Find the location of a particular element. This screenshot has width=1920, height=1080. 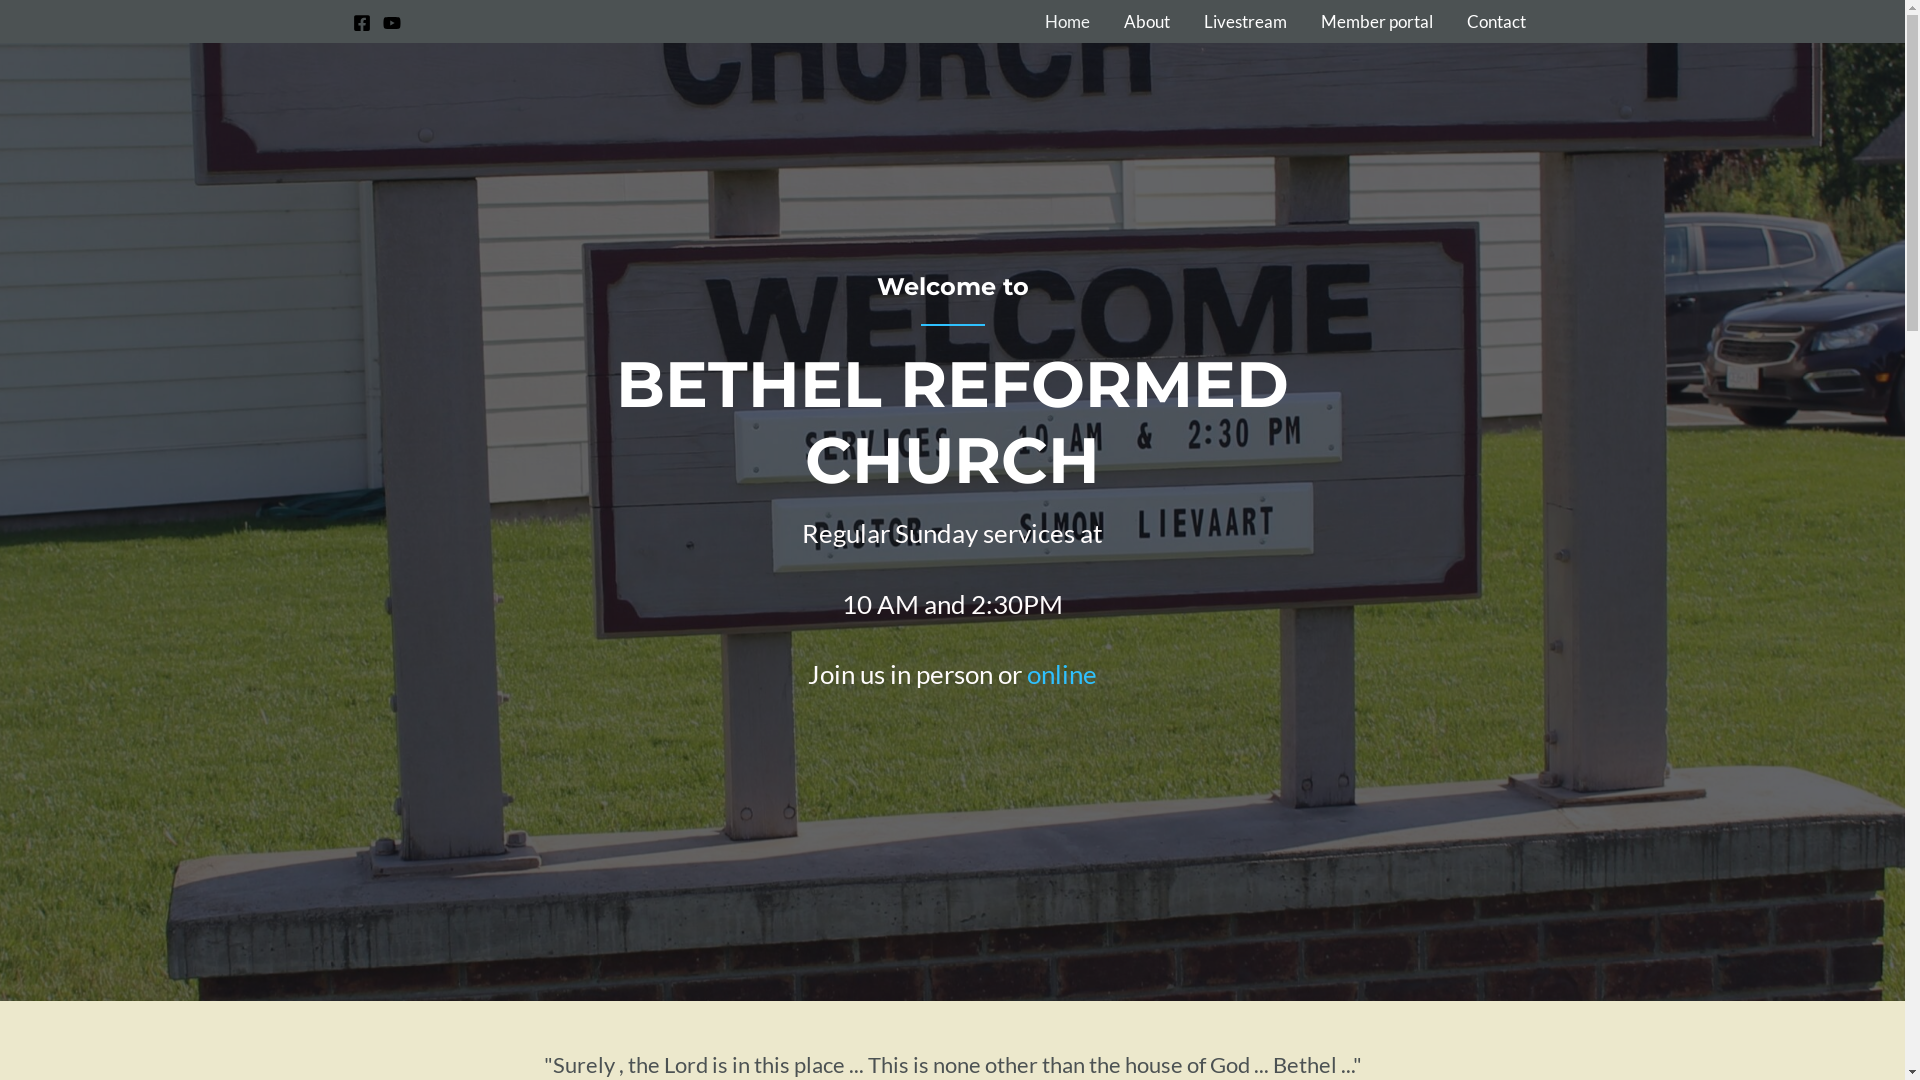

'Contact' is located at coordinates (1496, 21).